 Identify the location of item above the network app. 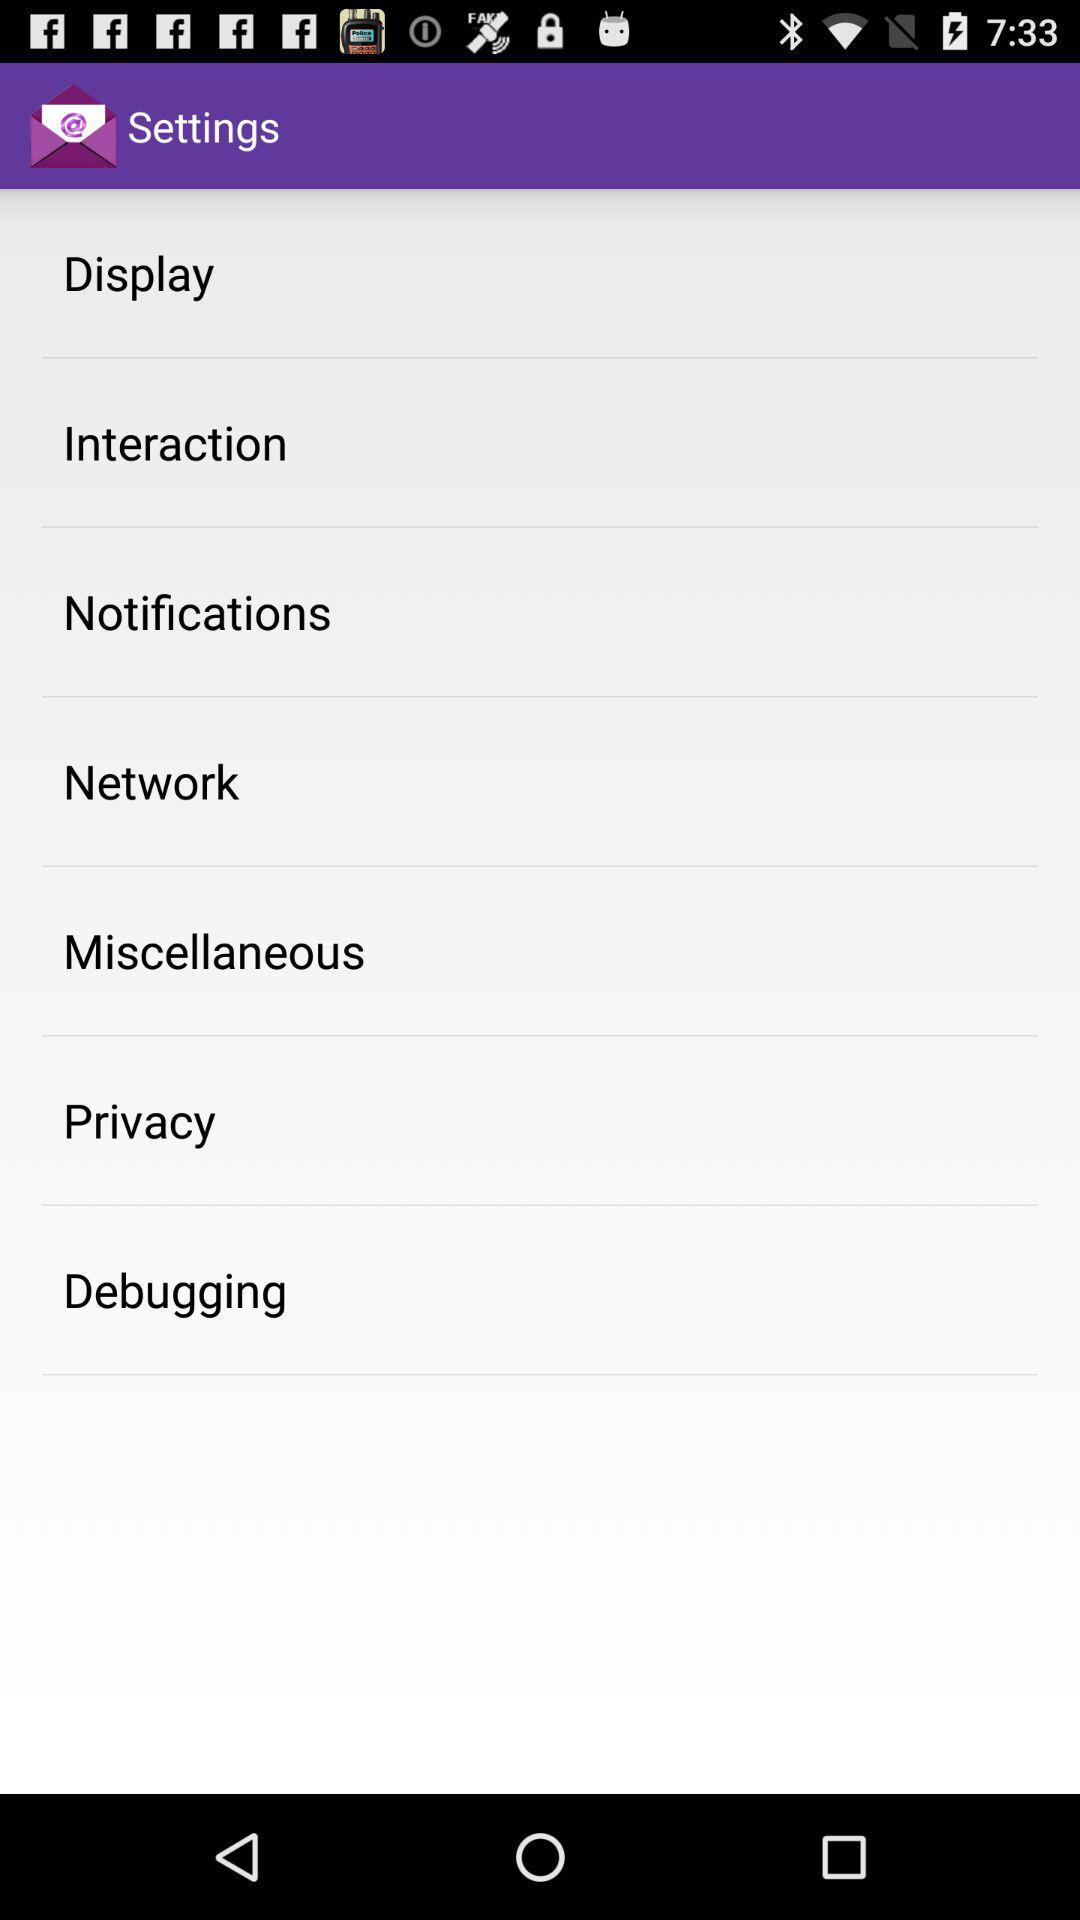
(197, 610).